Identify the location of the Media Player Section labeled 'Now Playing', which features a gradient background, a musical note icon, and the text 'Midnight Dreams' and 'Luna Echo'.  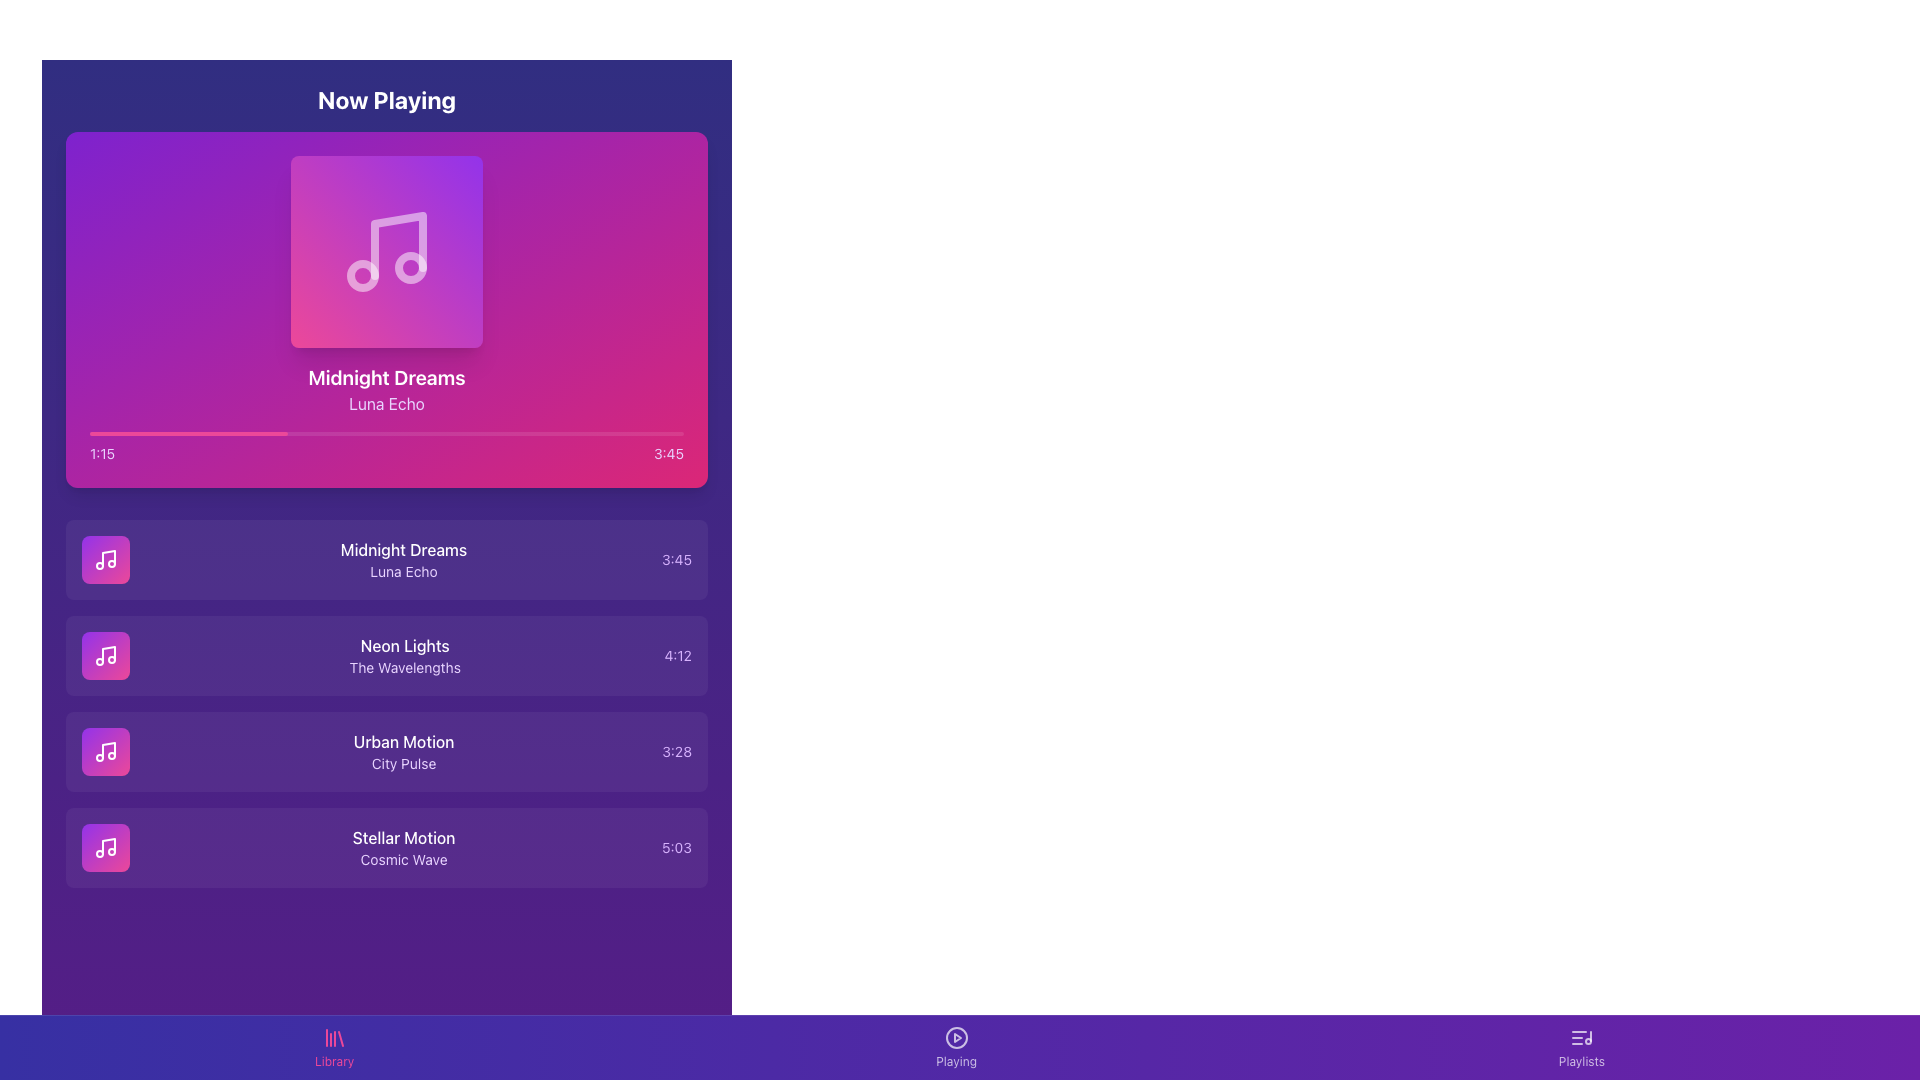
(387, 285).